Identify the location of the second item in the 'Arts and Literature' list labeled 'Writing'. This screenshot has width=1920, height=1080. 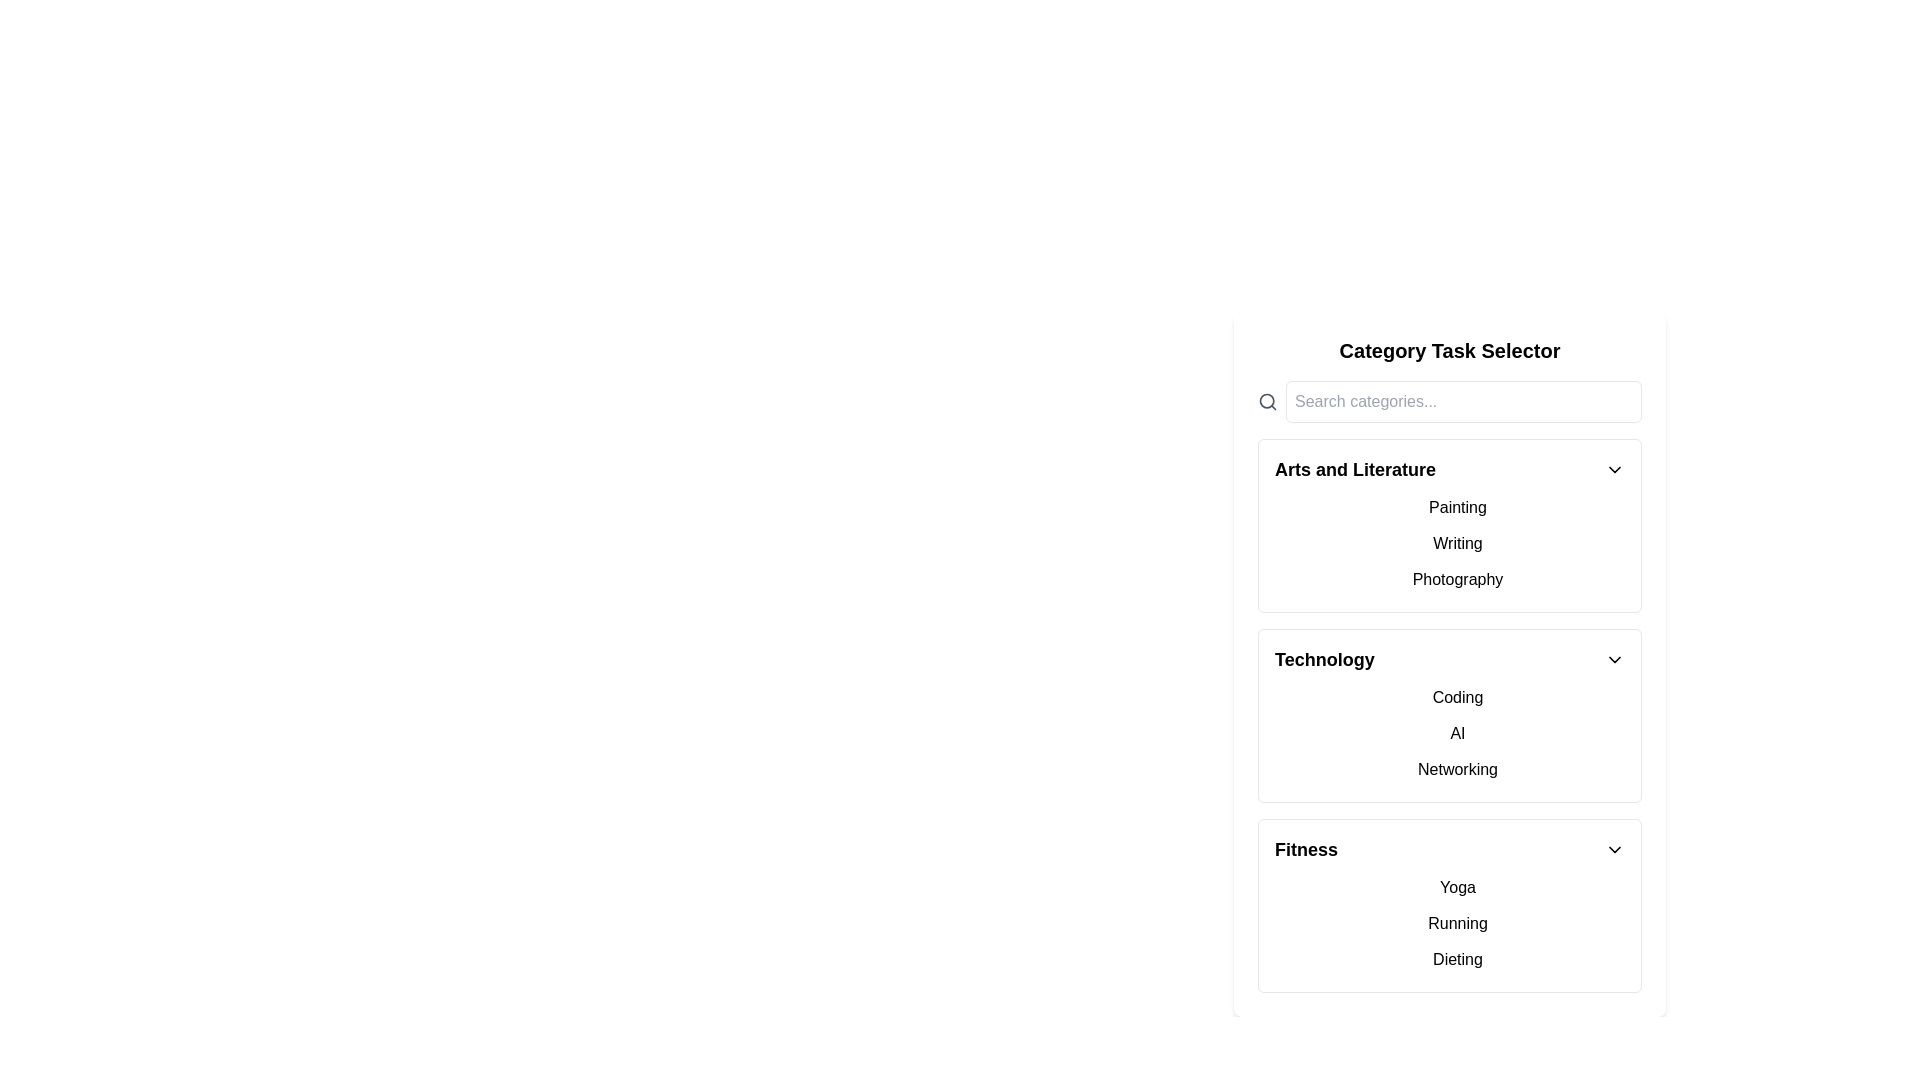
(1458, 543).